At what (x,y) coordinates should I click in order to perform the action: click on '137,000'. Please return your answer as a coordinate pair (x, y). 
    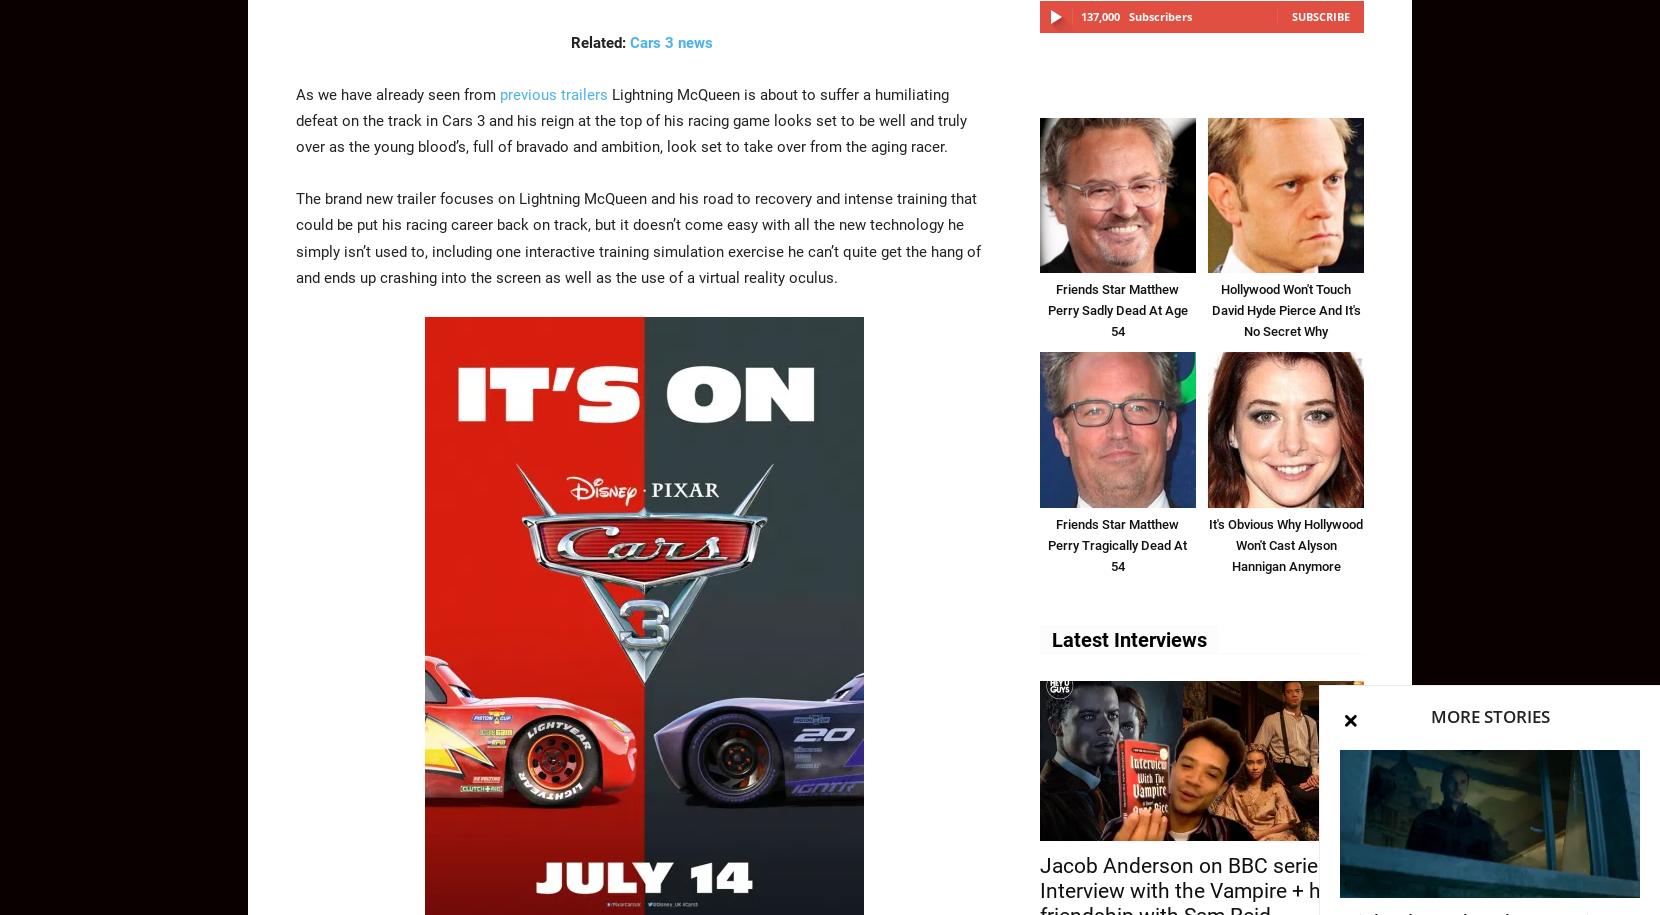
    Looking at the image, I should click on (1099, 15).